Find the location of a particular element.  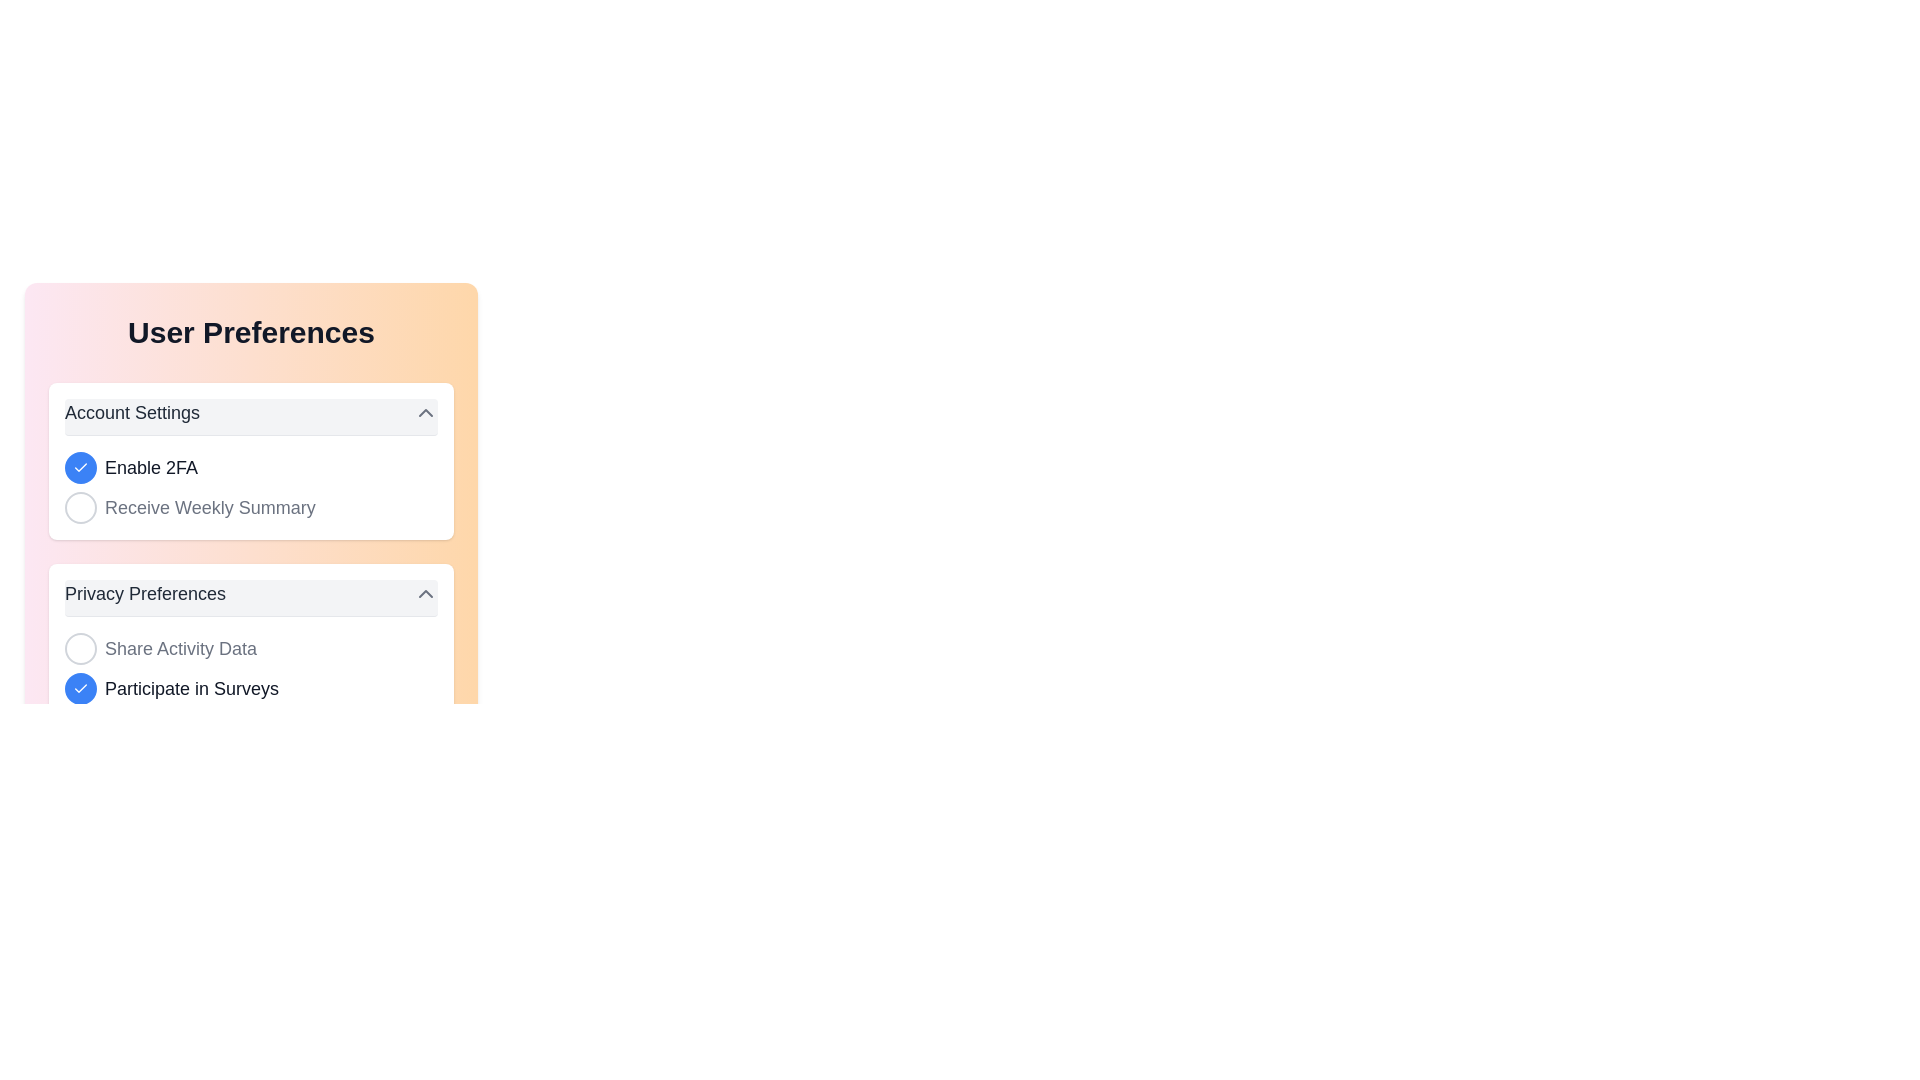

the checkmark icon inside the blue circular button located next to the 'Participate in Surveys' label in the 'Privacy Preferences' section is located at coordinates (80, 688).